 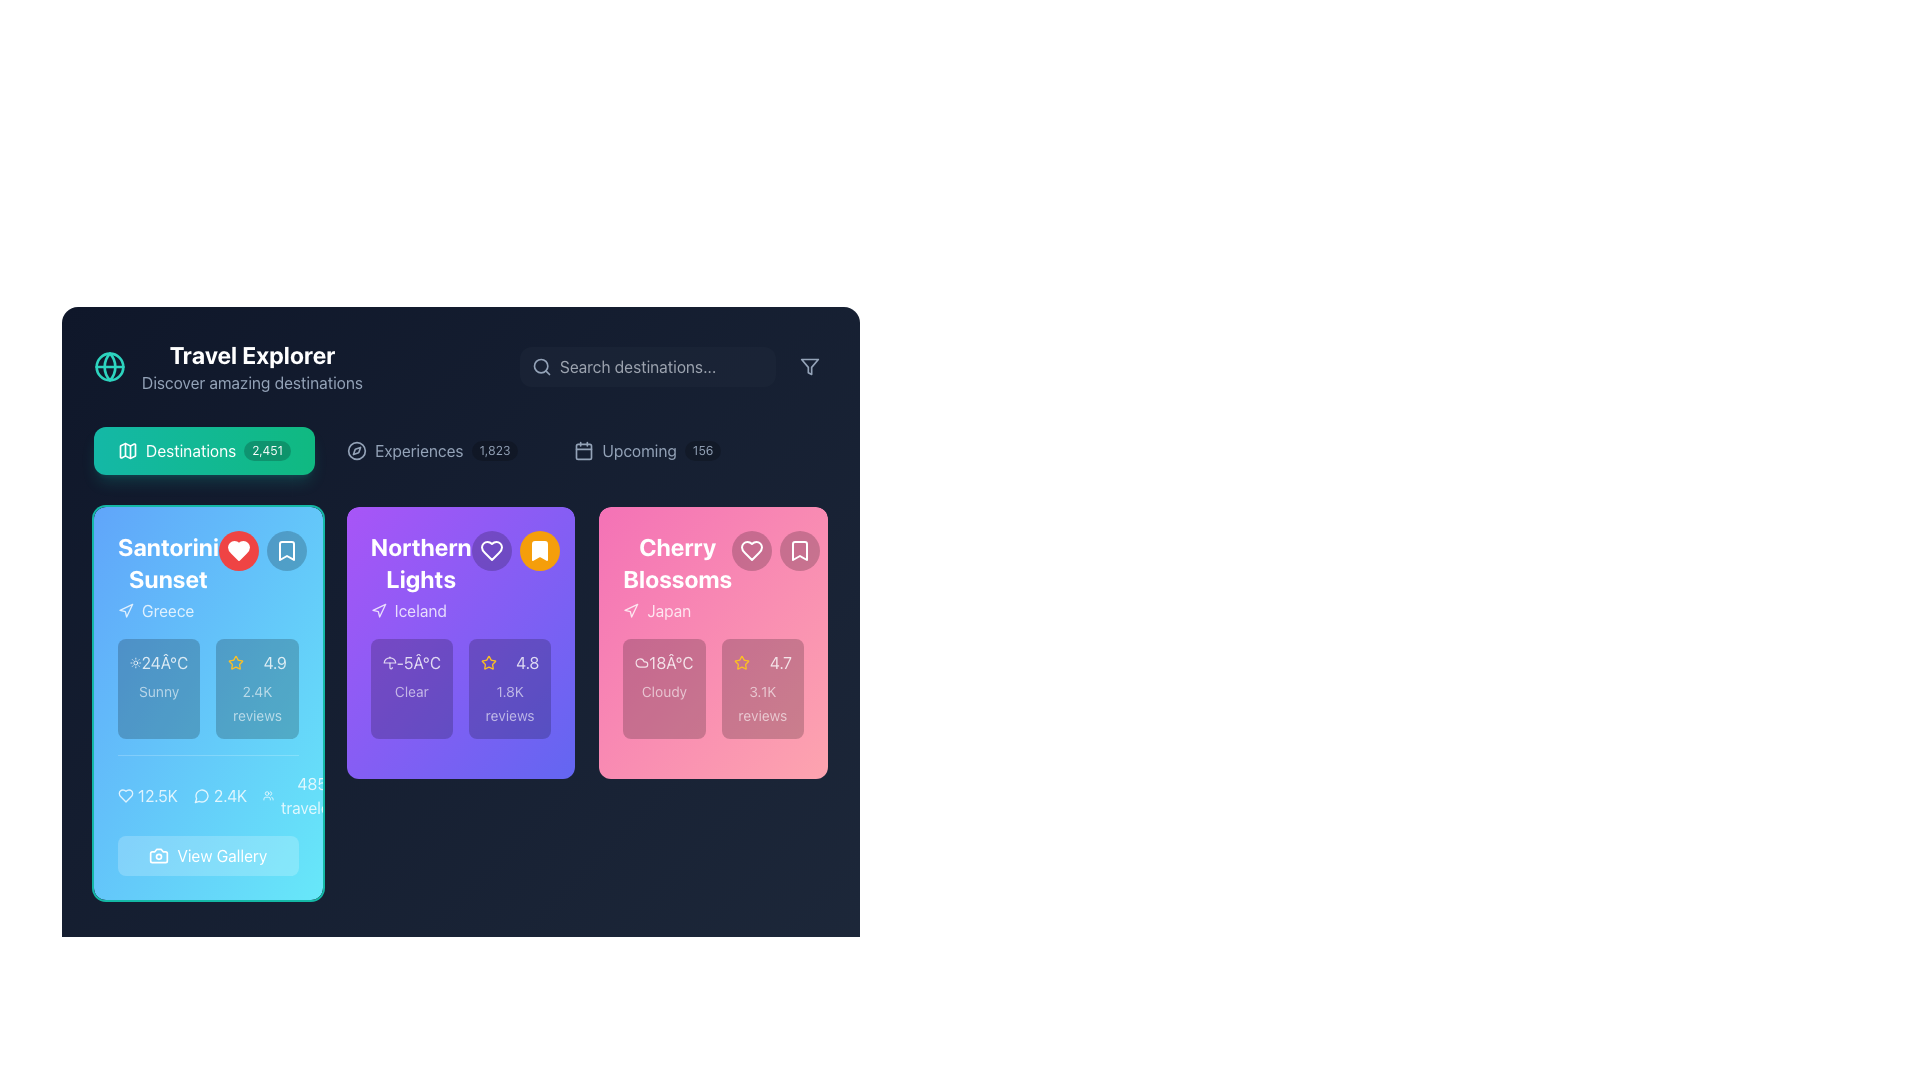 I want to click on the Informational component displaying weather and rating summary, which consists of two rectangular sections within a purple card labeled 'Northern Lights.' The left section shows a weather icon with '-5°C' and 'Clear,' while the right section displays a star icon with a rating of '4.8' and '1.8K reviews.', so click(x=459, y=688).